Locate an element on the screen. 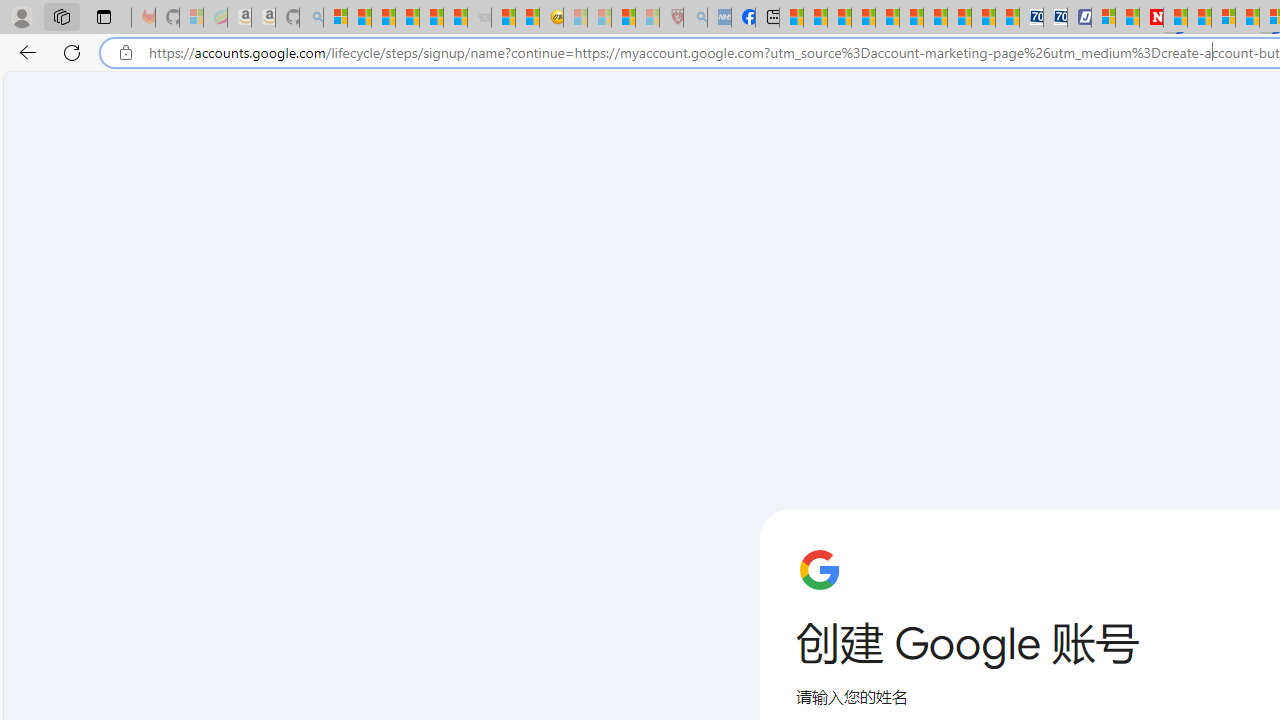 The image size is (1280, 720). 'Latest Politics News & Archive | Newsweek.com' is located at coordinates (1152, 17).